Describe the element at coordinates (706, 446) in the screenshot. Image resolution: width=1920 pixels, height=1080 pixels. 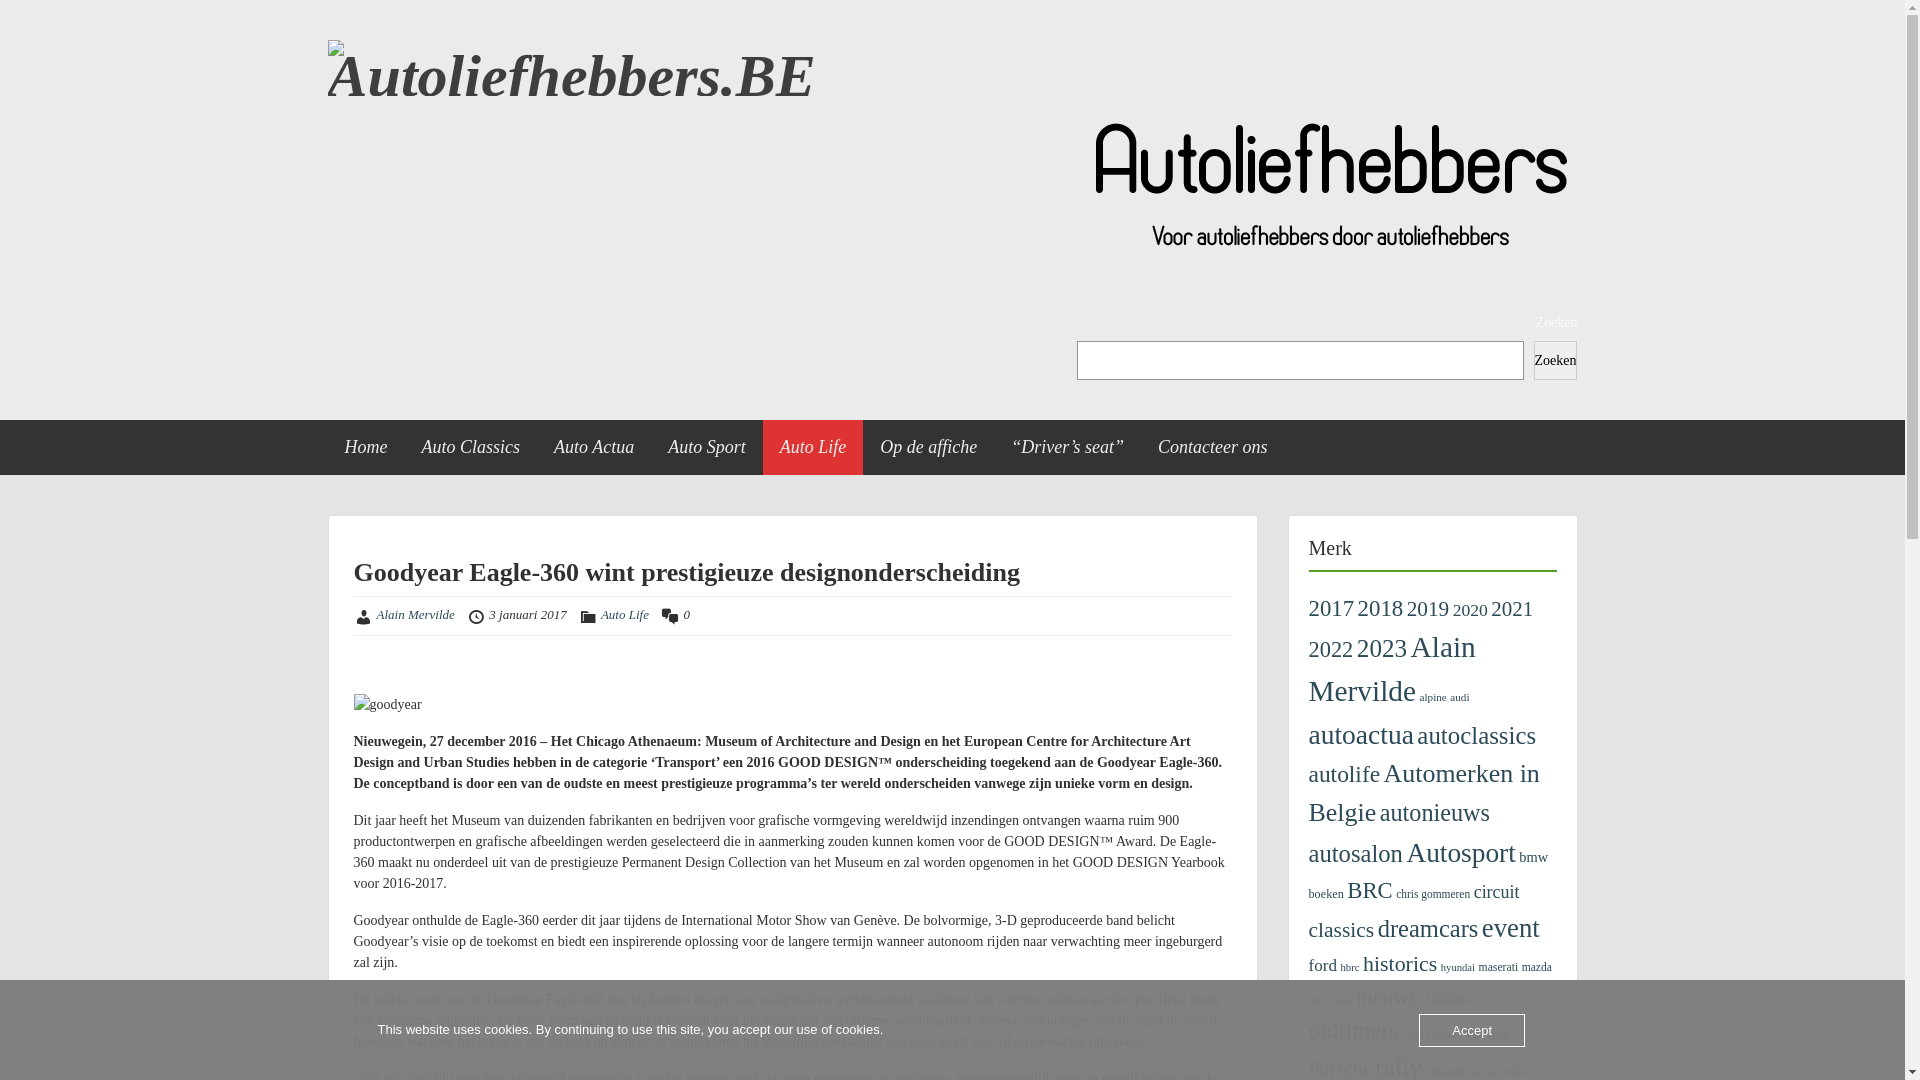
I see `'Auto Sport'` at that location.